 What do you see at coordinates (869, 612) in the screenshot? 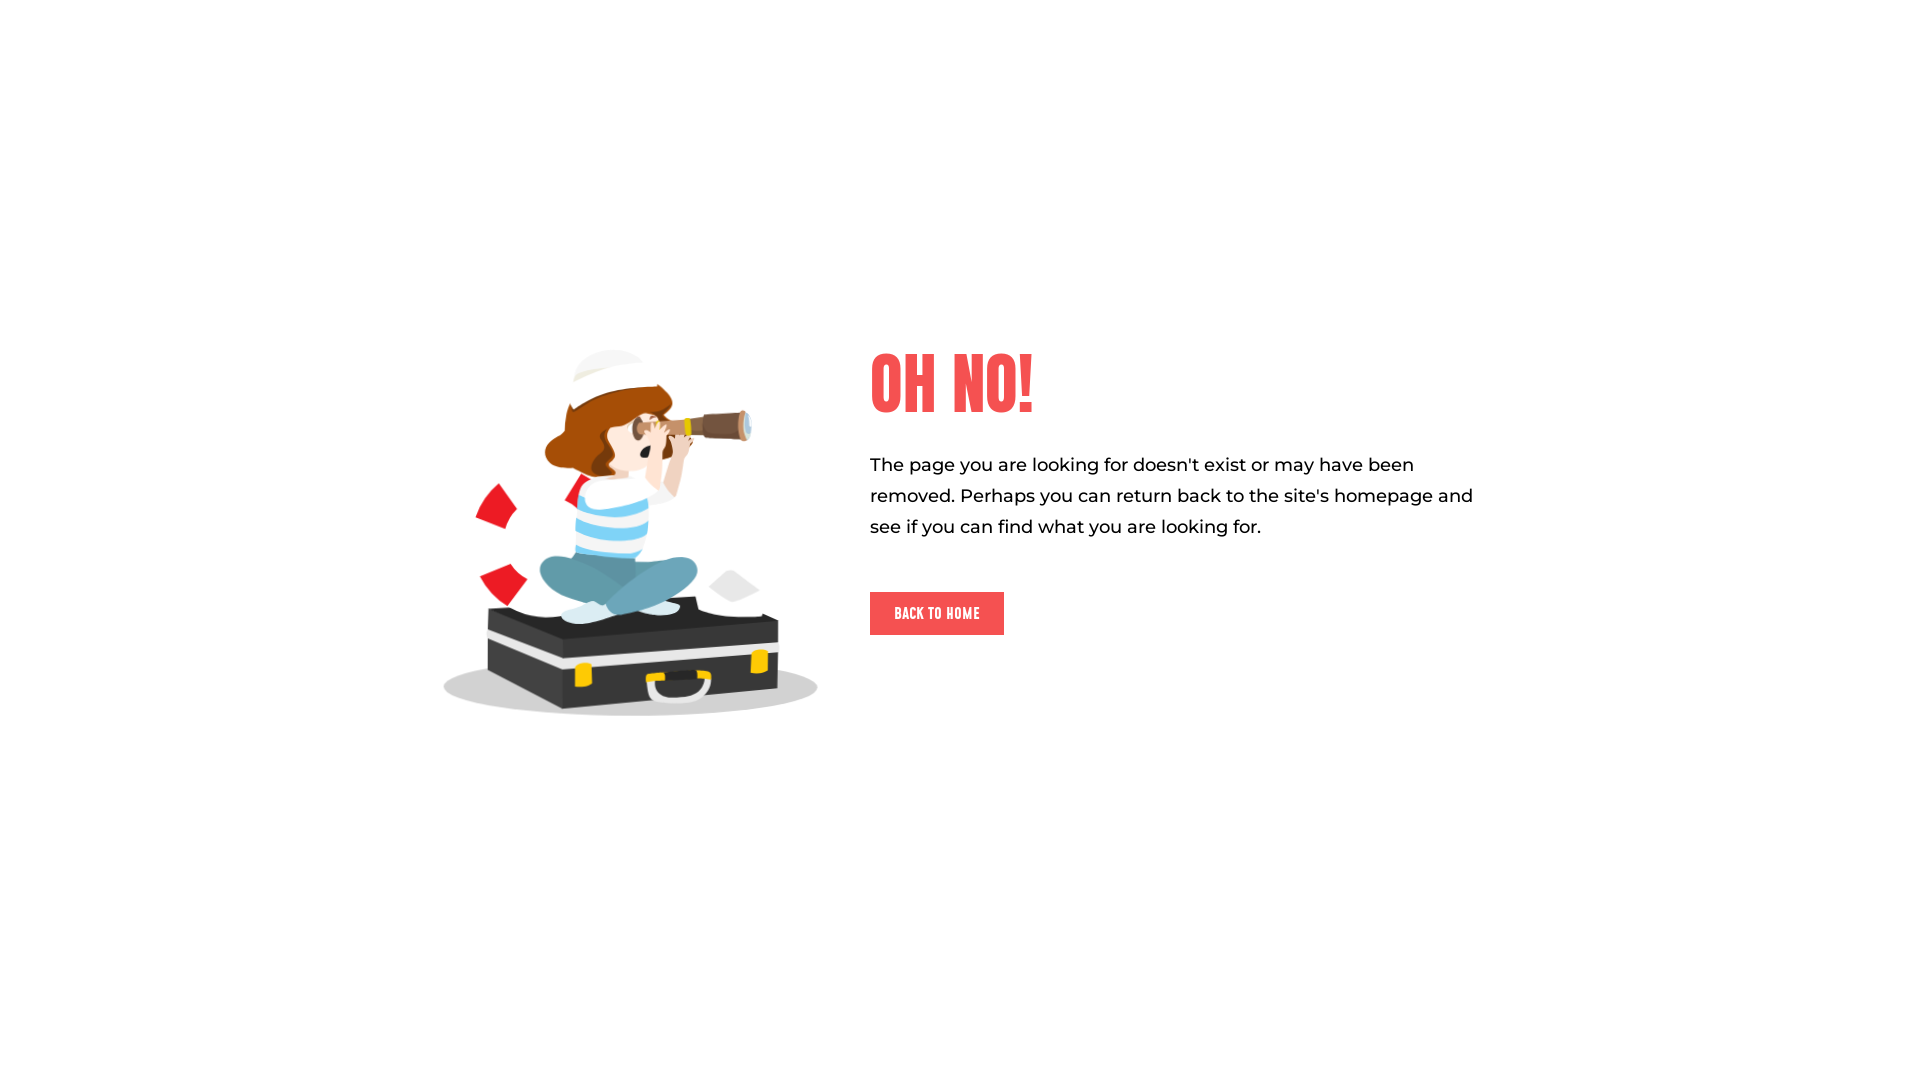
I see `'BACK TO HOME'` at bounding box center [869, 612].